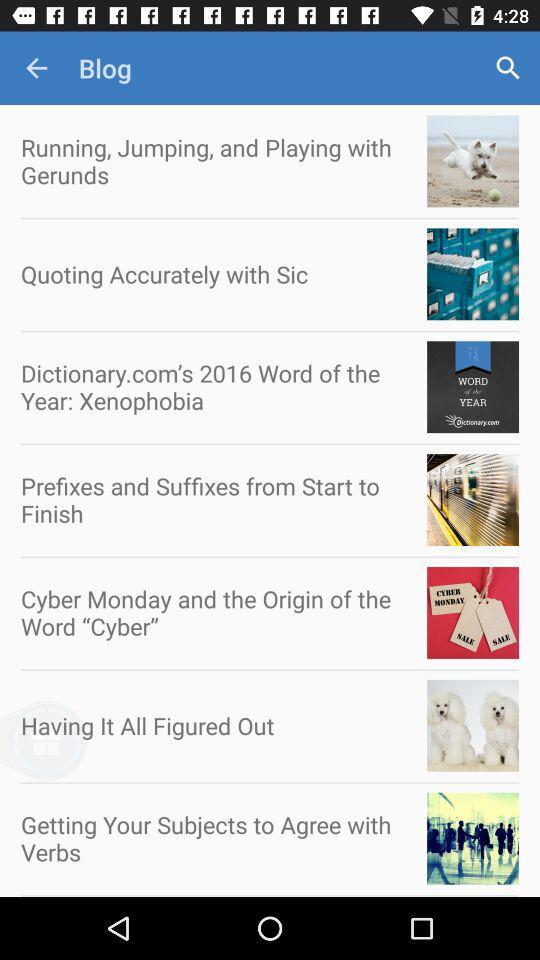  What do you see at coordinates (36, 68) in the screenshot?
I see `icon next to the blog` at bounding box center [36, 68].